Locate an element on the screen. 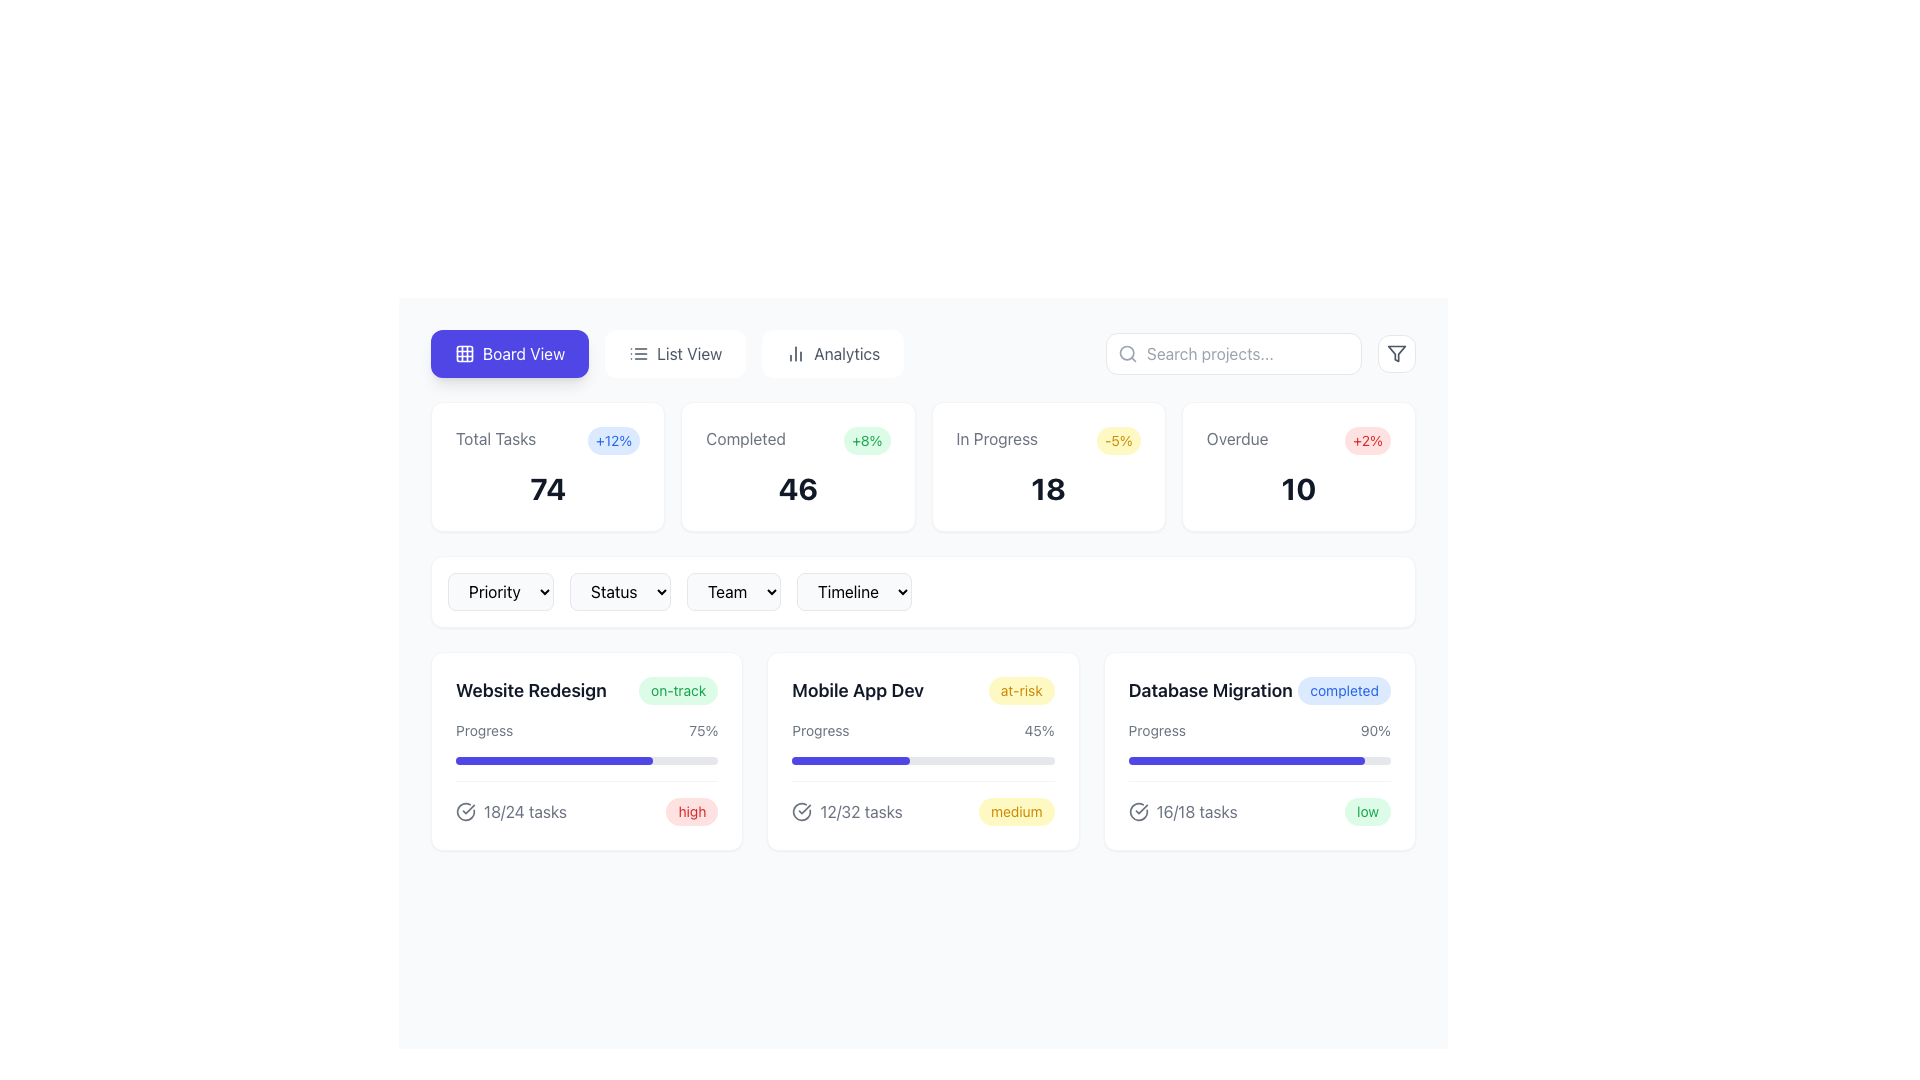 The height and width of the screenshot is (1080, 1920). the progress value of the indigo progress indicator within the 'Mobile App Dev' task card, which is a rectangular bar with rounded edges is located at coordinates (851, 760).